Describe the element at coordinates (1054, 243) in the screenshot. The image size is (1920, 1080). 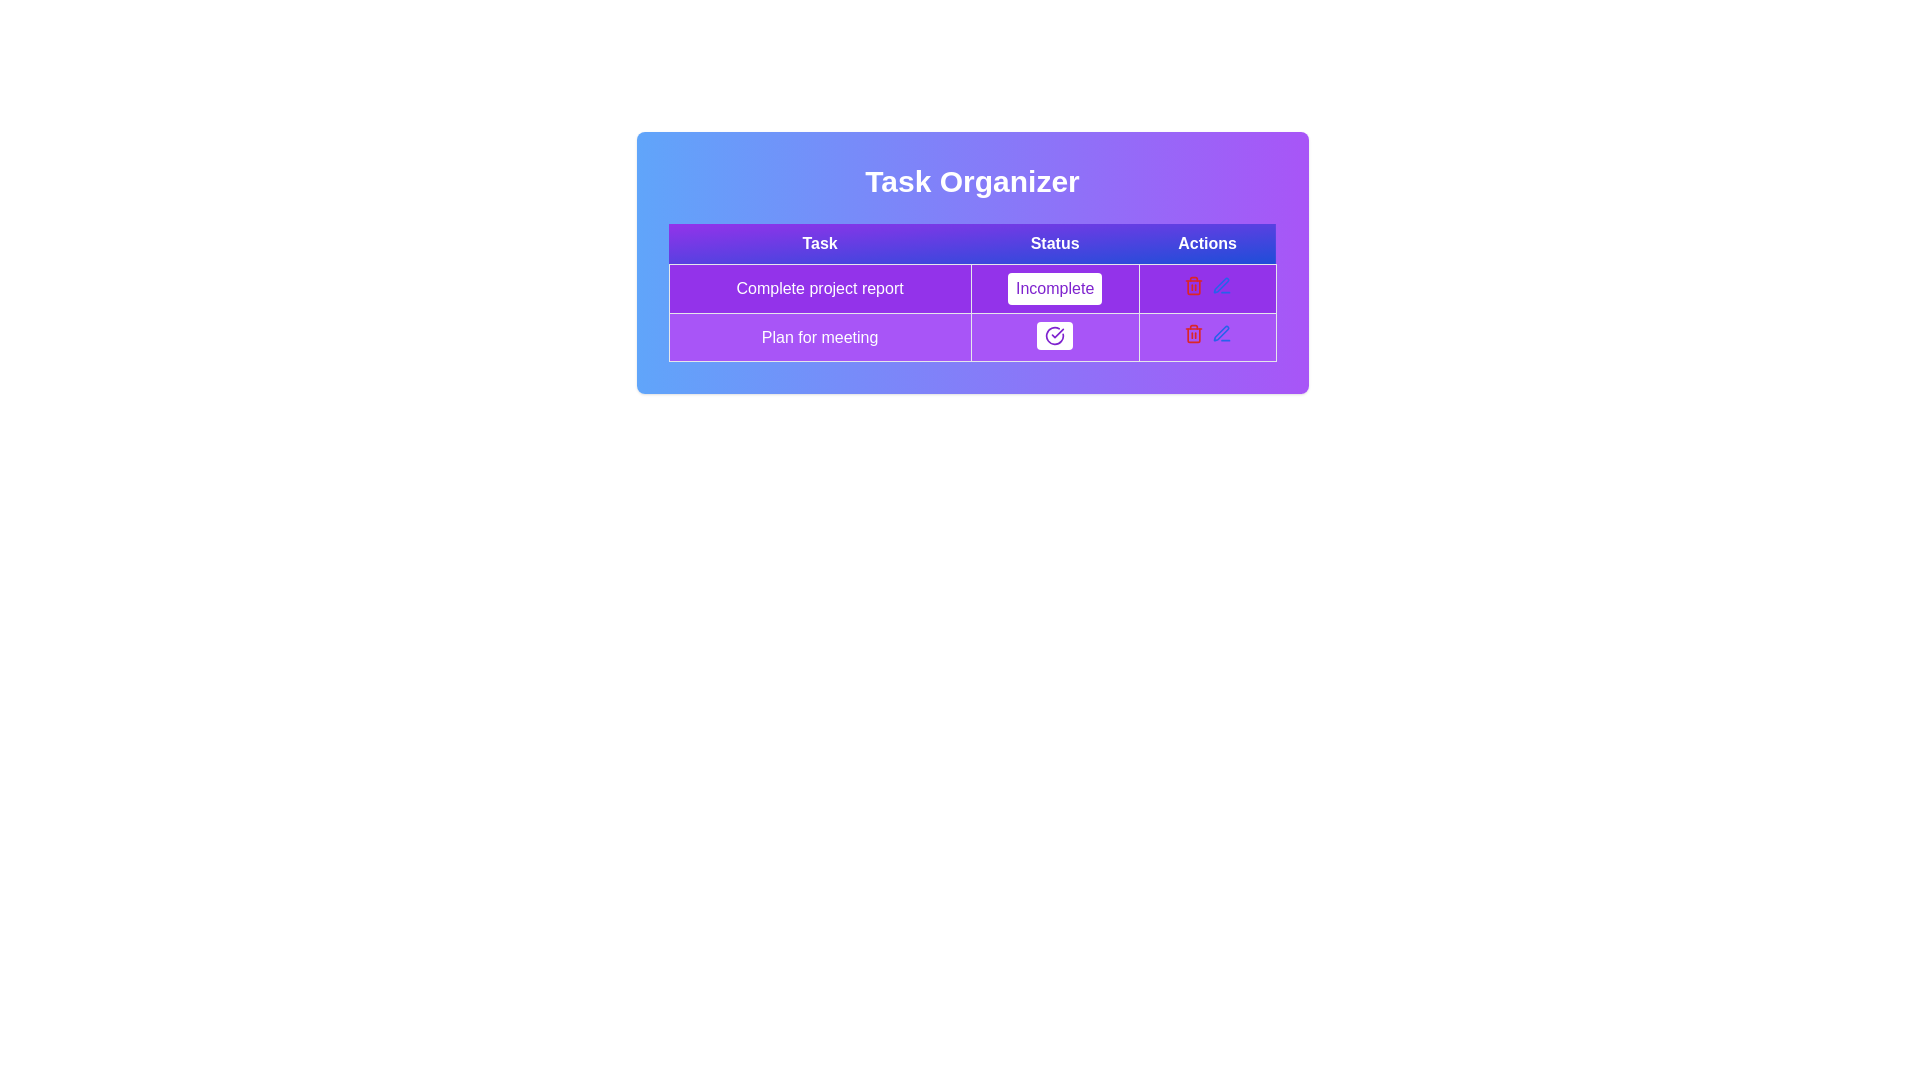
I see `the header label in the task table that indicates the status of tasks, positioned as the second tab from the left between the 'Task' and 'Actions' tabs` at that location.